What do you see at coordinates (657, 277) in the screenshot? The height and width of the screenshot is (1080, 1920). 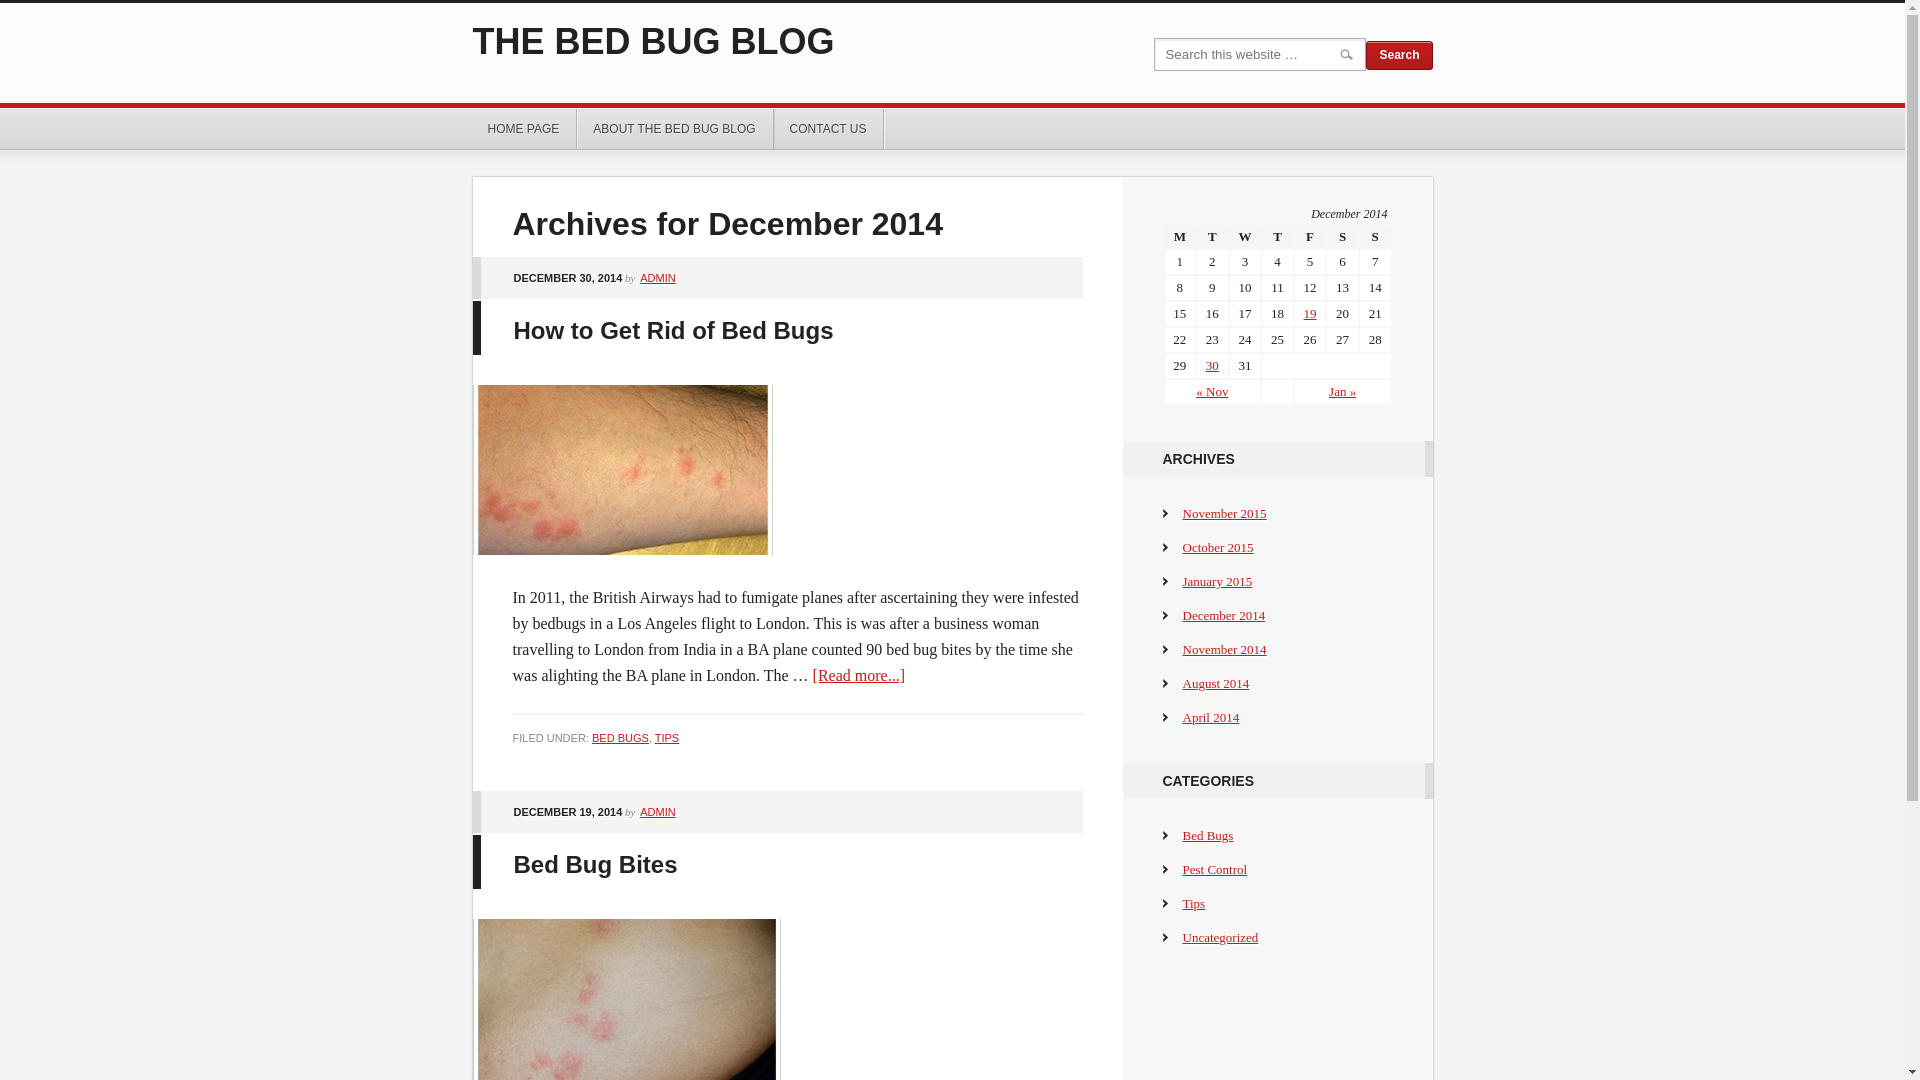 I see `'ADMIN'` at bounding box center [657, 277].